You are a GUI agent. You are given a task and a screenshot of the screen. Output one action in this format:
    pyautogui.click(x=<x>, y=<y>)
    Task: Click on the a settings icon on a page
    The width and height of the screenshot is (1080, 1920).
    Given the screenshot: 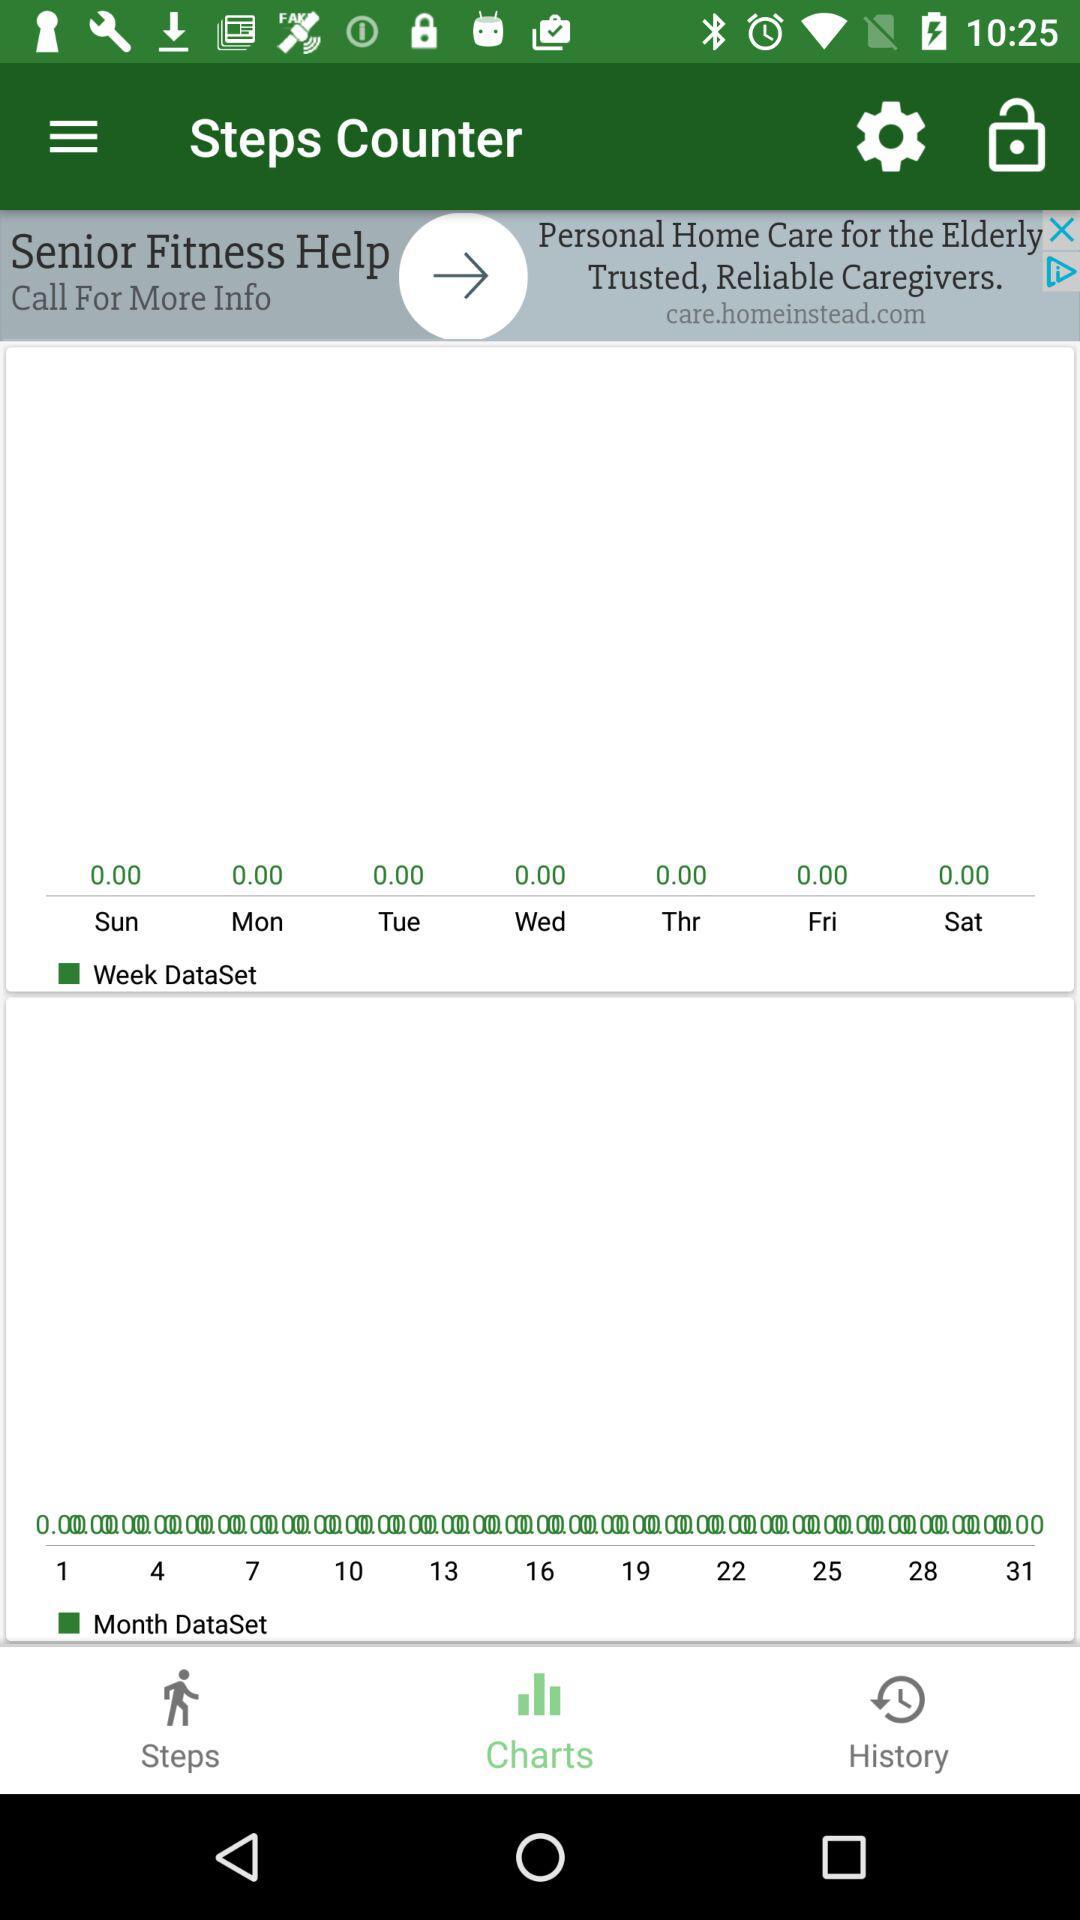 What is the action you would take?
    pyautogui.click(x=890, y=136)
    